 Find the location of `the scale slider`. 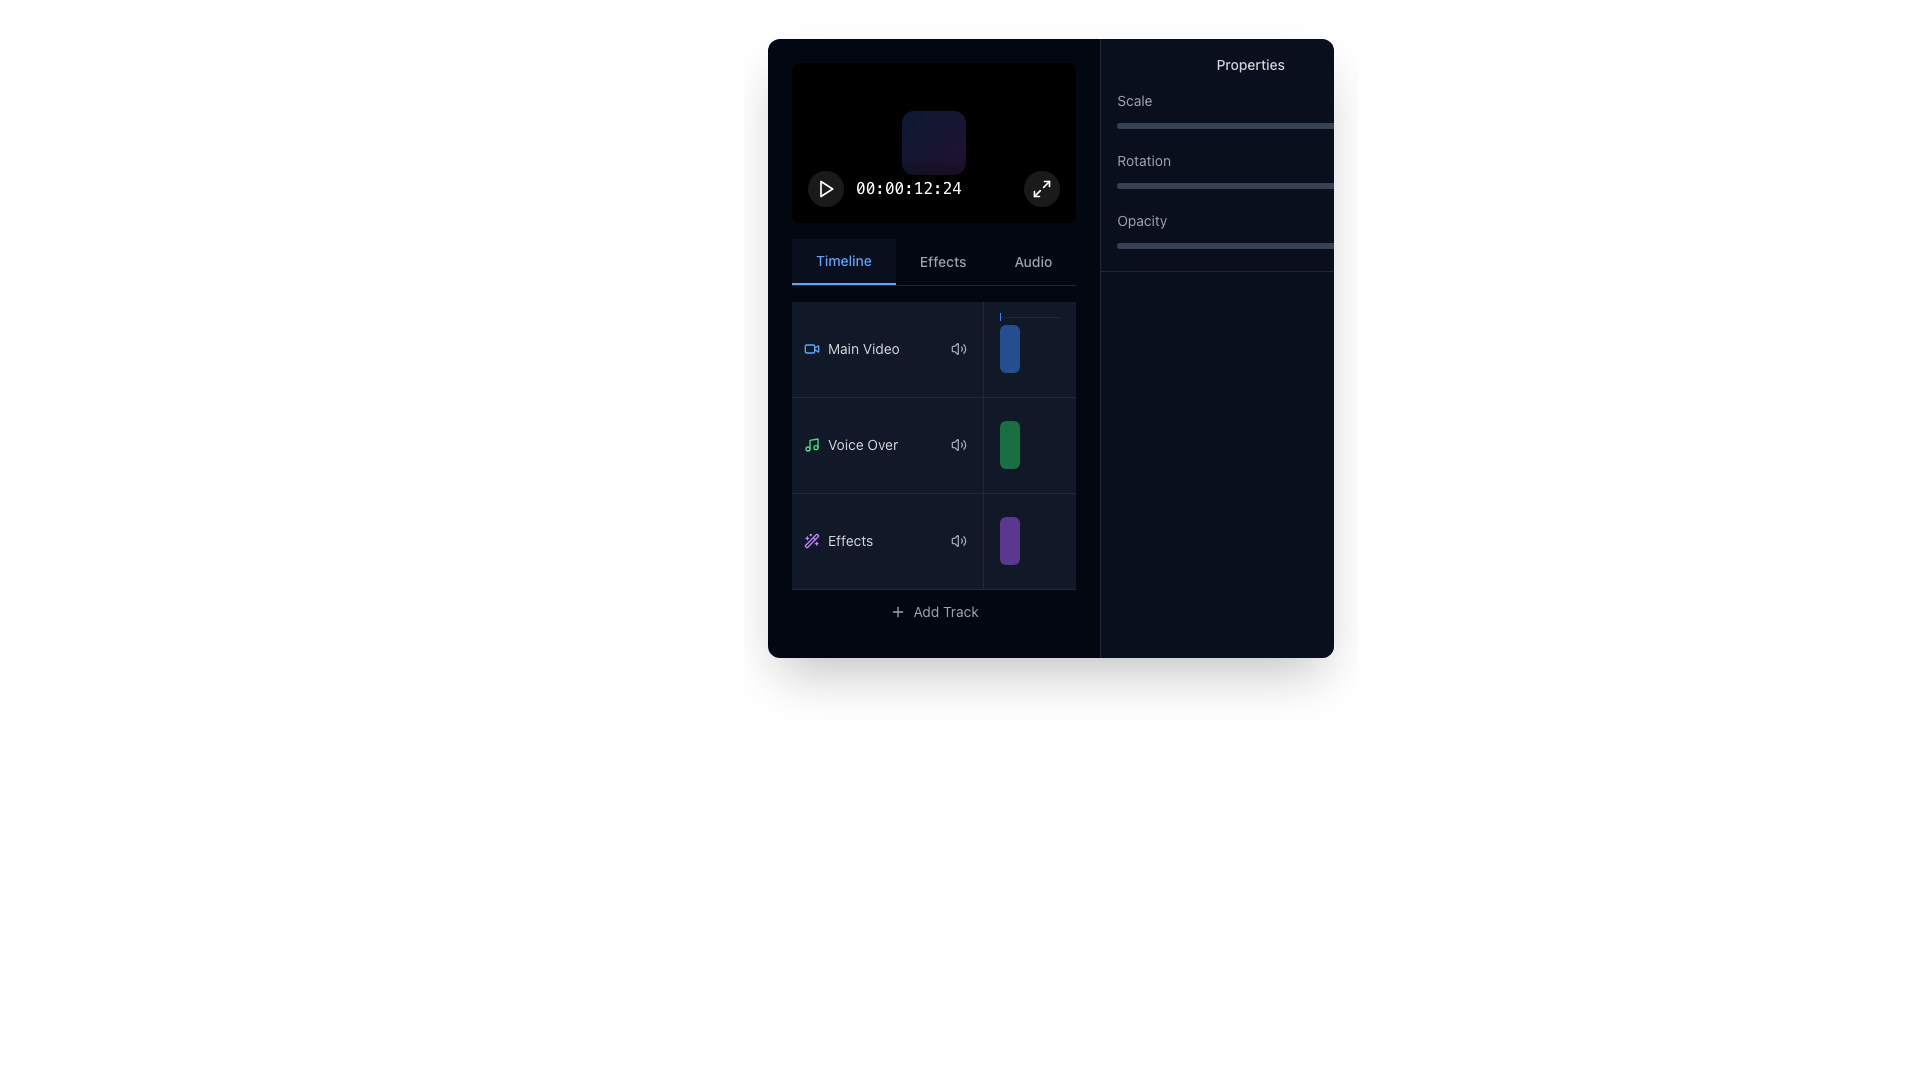

the scale slider is located at coordinates (1160, 126).